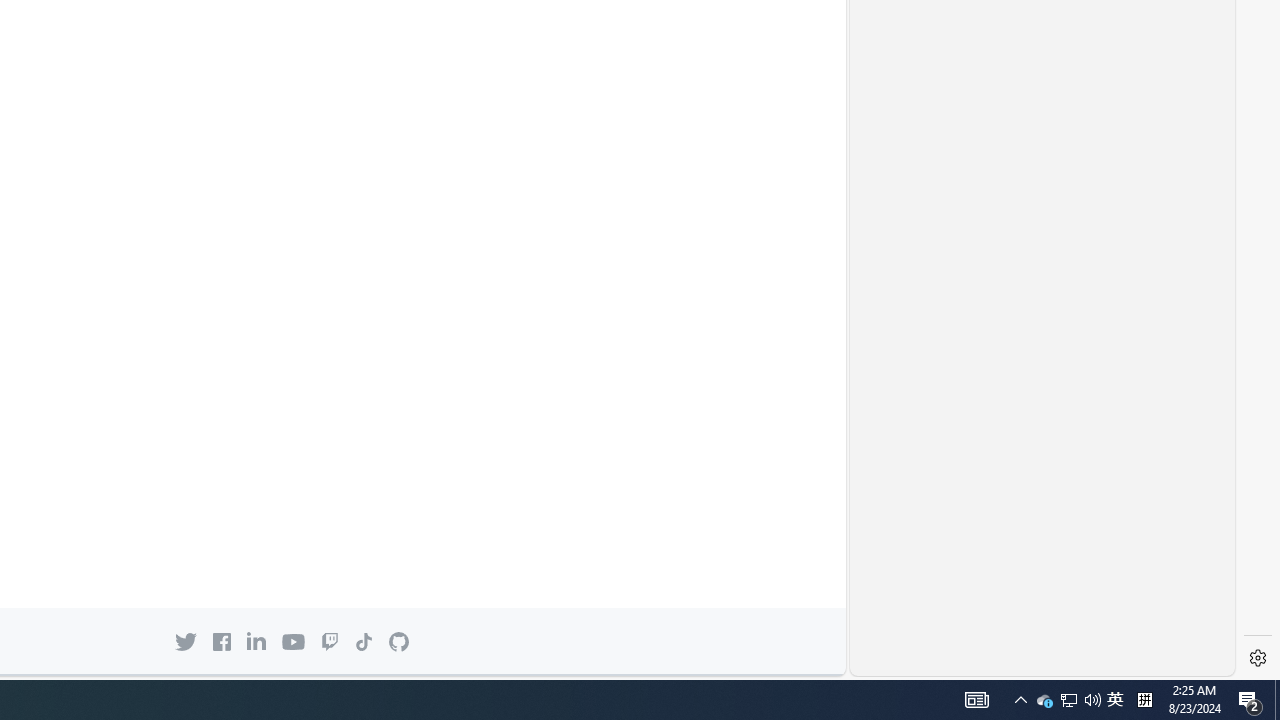  Describe the element at coordinates (399, 642) in the screenshot. I see `'GitHub mark'` at that location.